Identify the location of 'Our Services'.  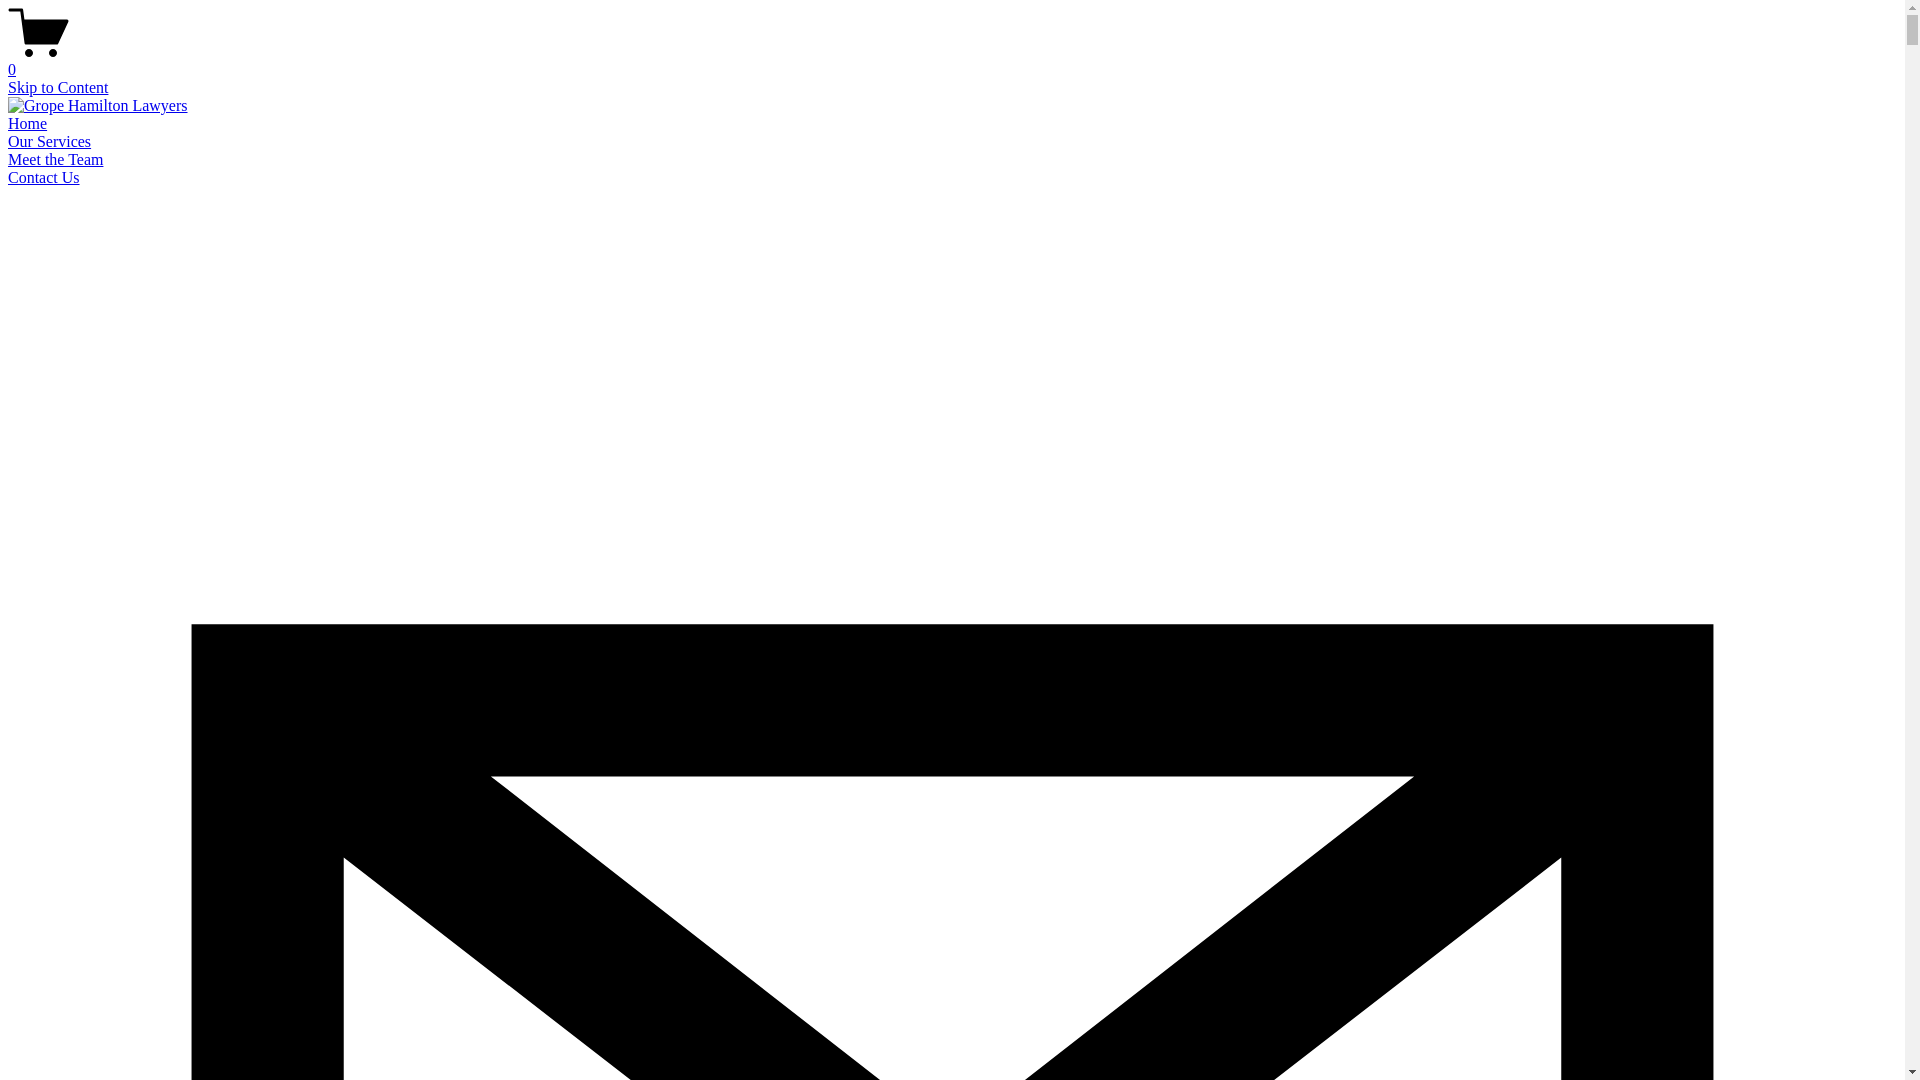
(49, 140).